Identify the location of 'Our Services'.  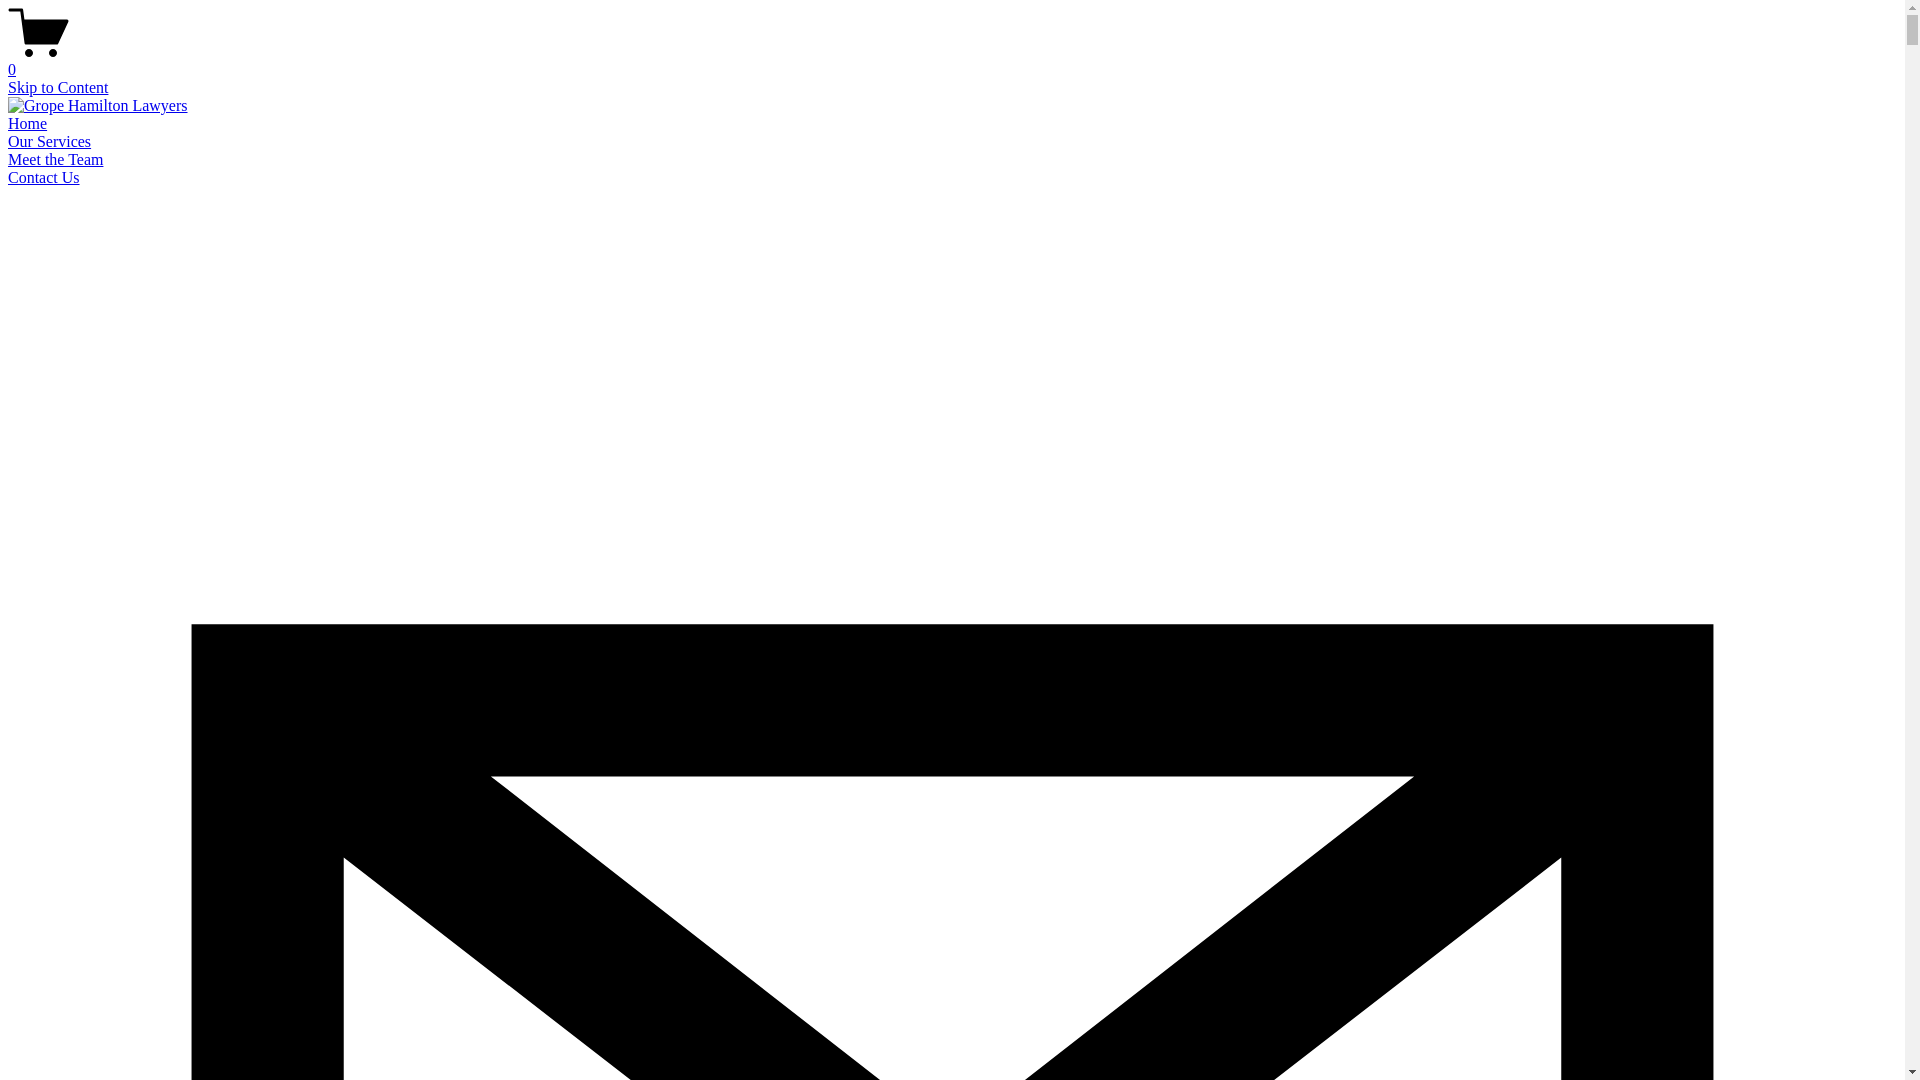
(49, 140).